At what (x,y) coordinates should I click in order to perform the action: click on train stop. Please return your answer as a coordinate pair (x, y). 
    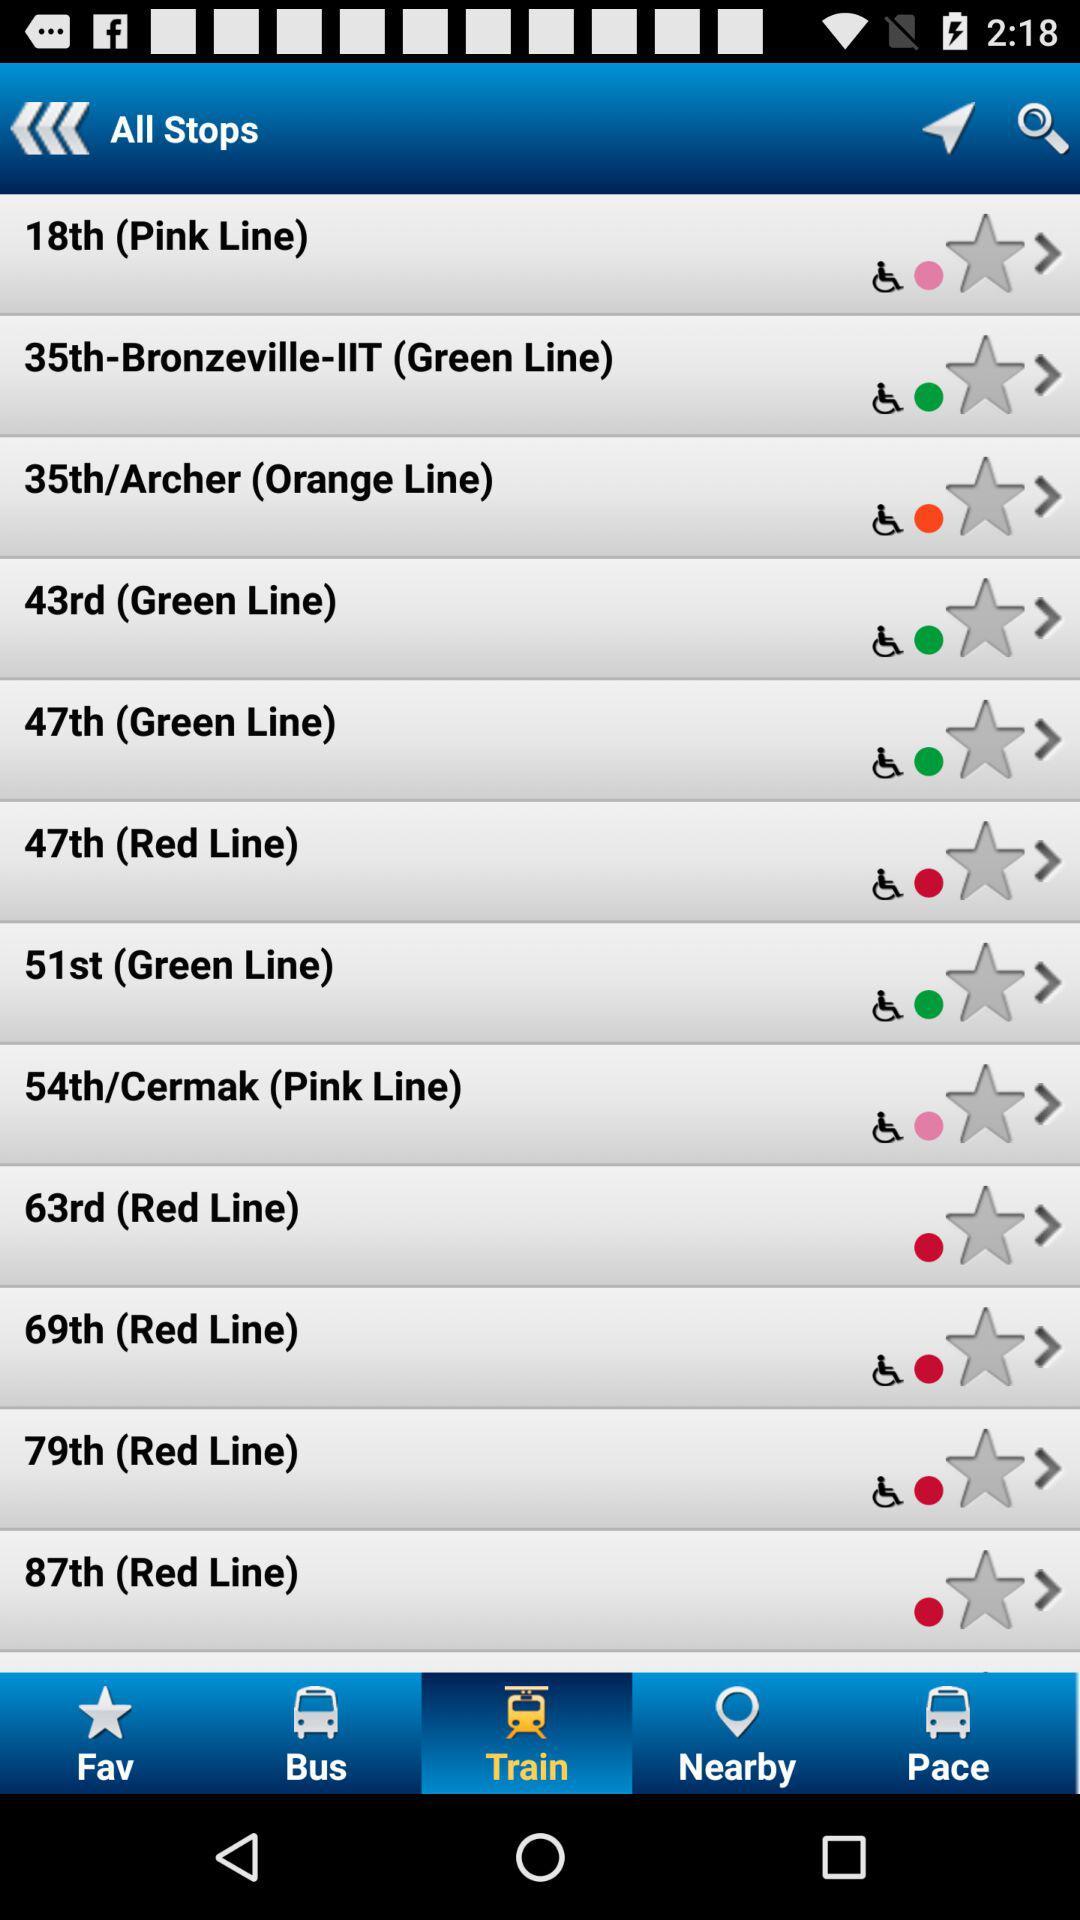
    Looking at the image, I should click on (984, 1468).